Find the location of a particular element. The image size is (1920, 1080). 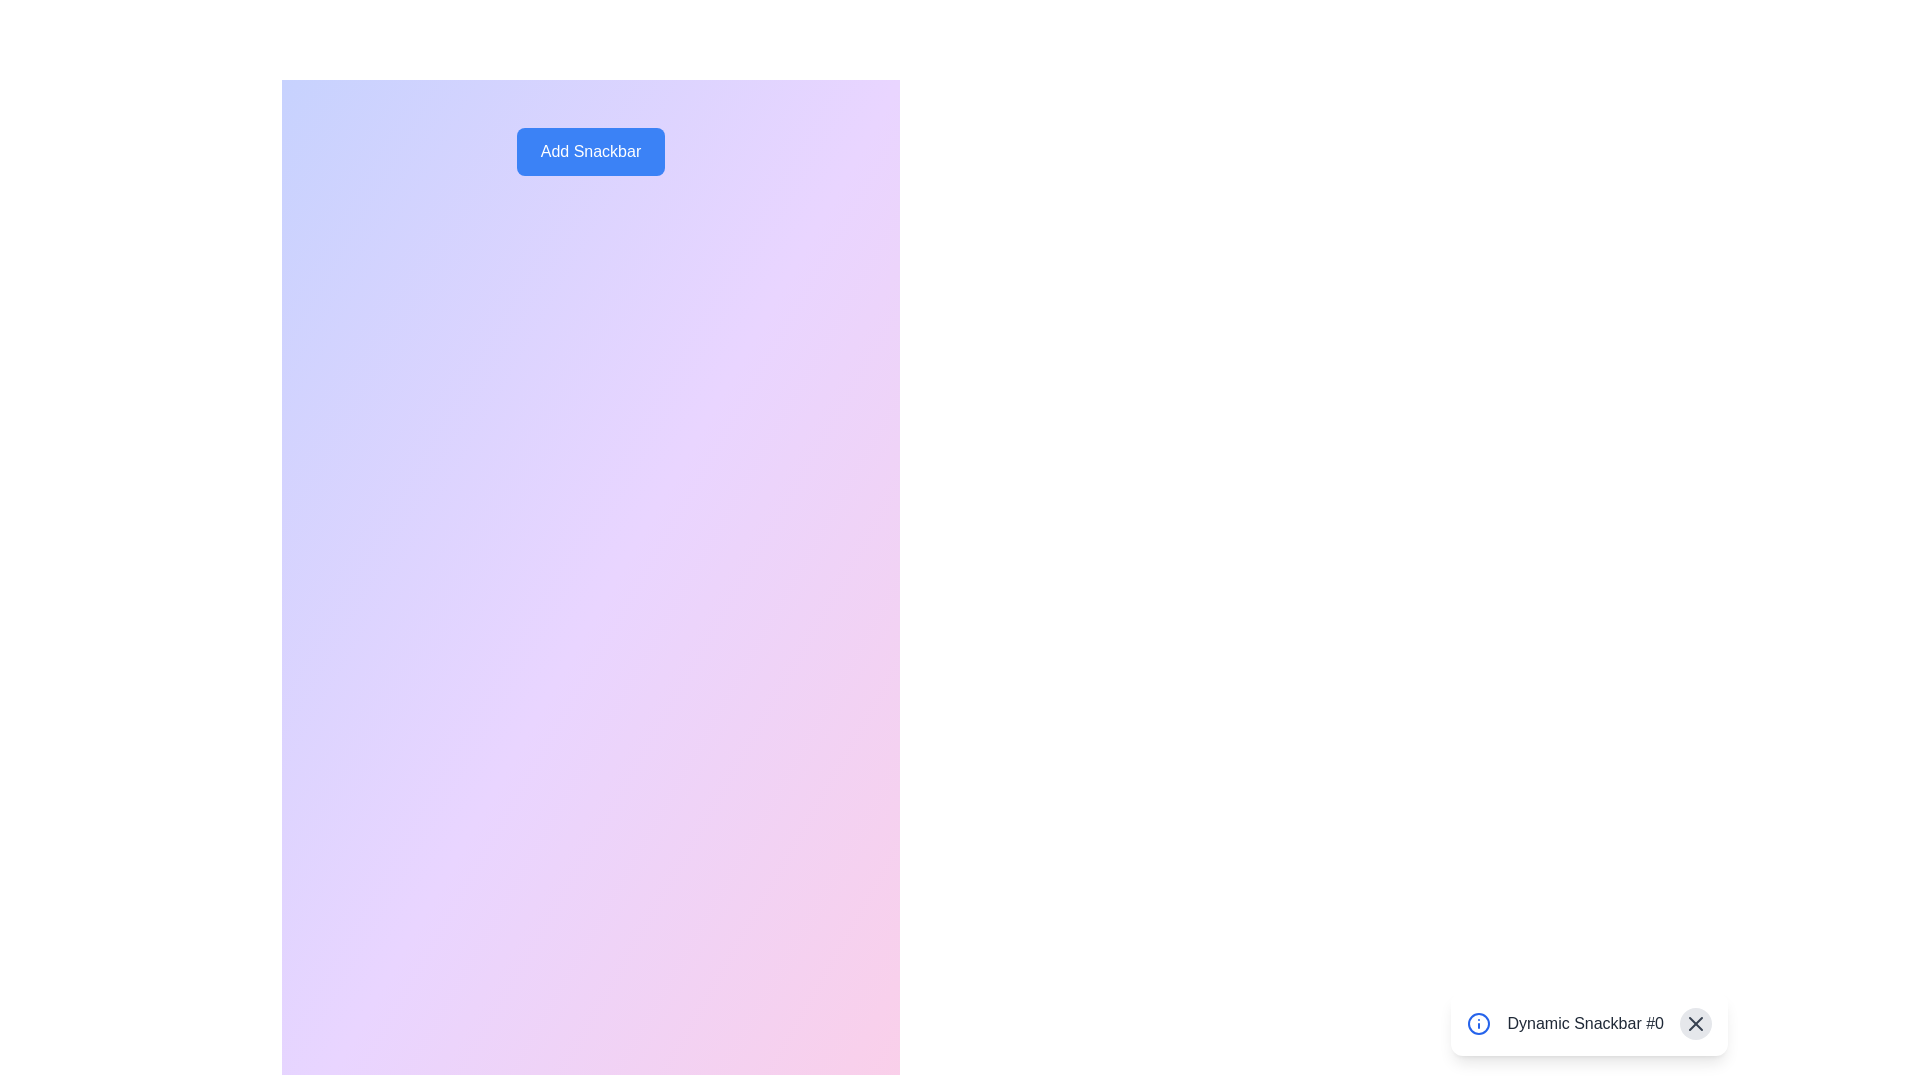

the SVG Circle element located at the bottom-right corner of the interface, which serves as part of an information icon for visual feedback is located at coordinates (1479, 1023).